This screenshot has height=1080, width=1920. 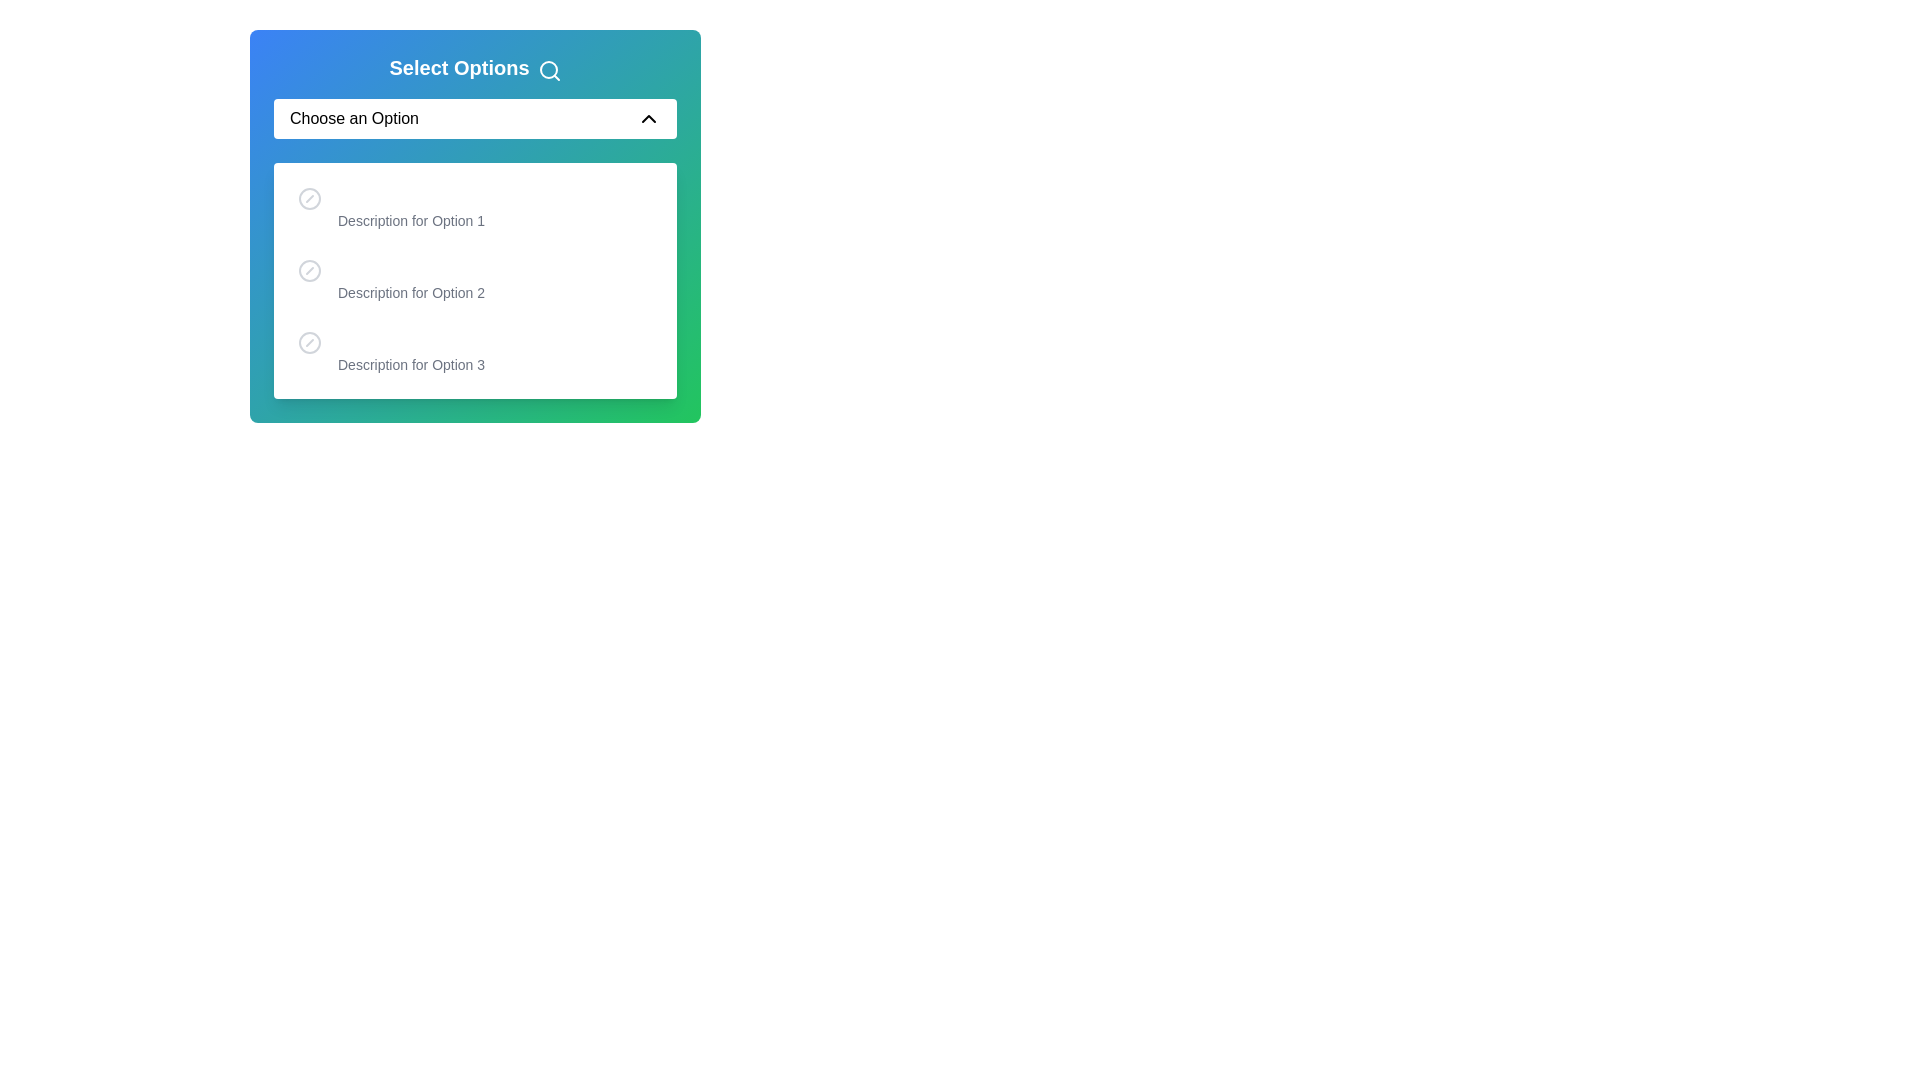 I want to click on the circular gray icon with a slash through it located to the left of the label 'Option 2', so click(x=309, y=270).